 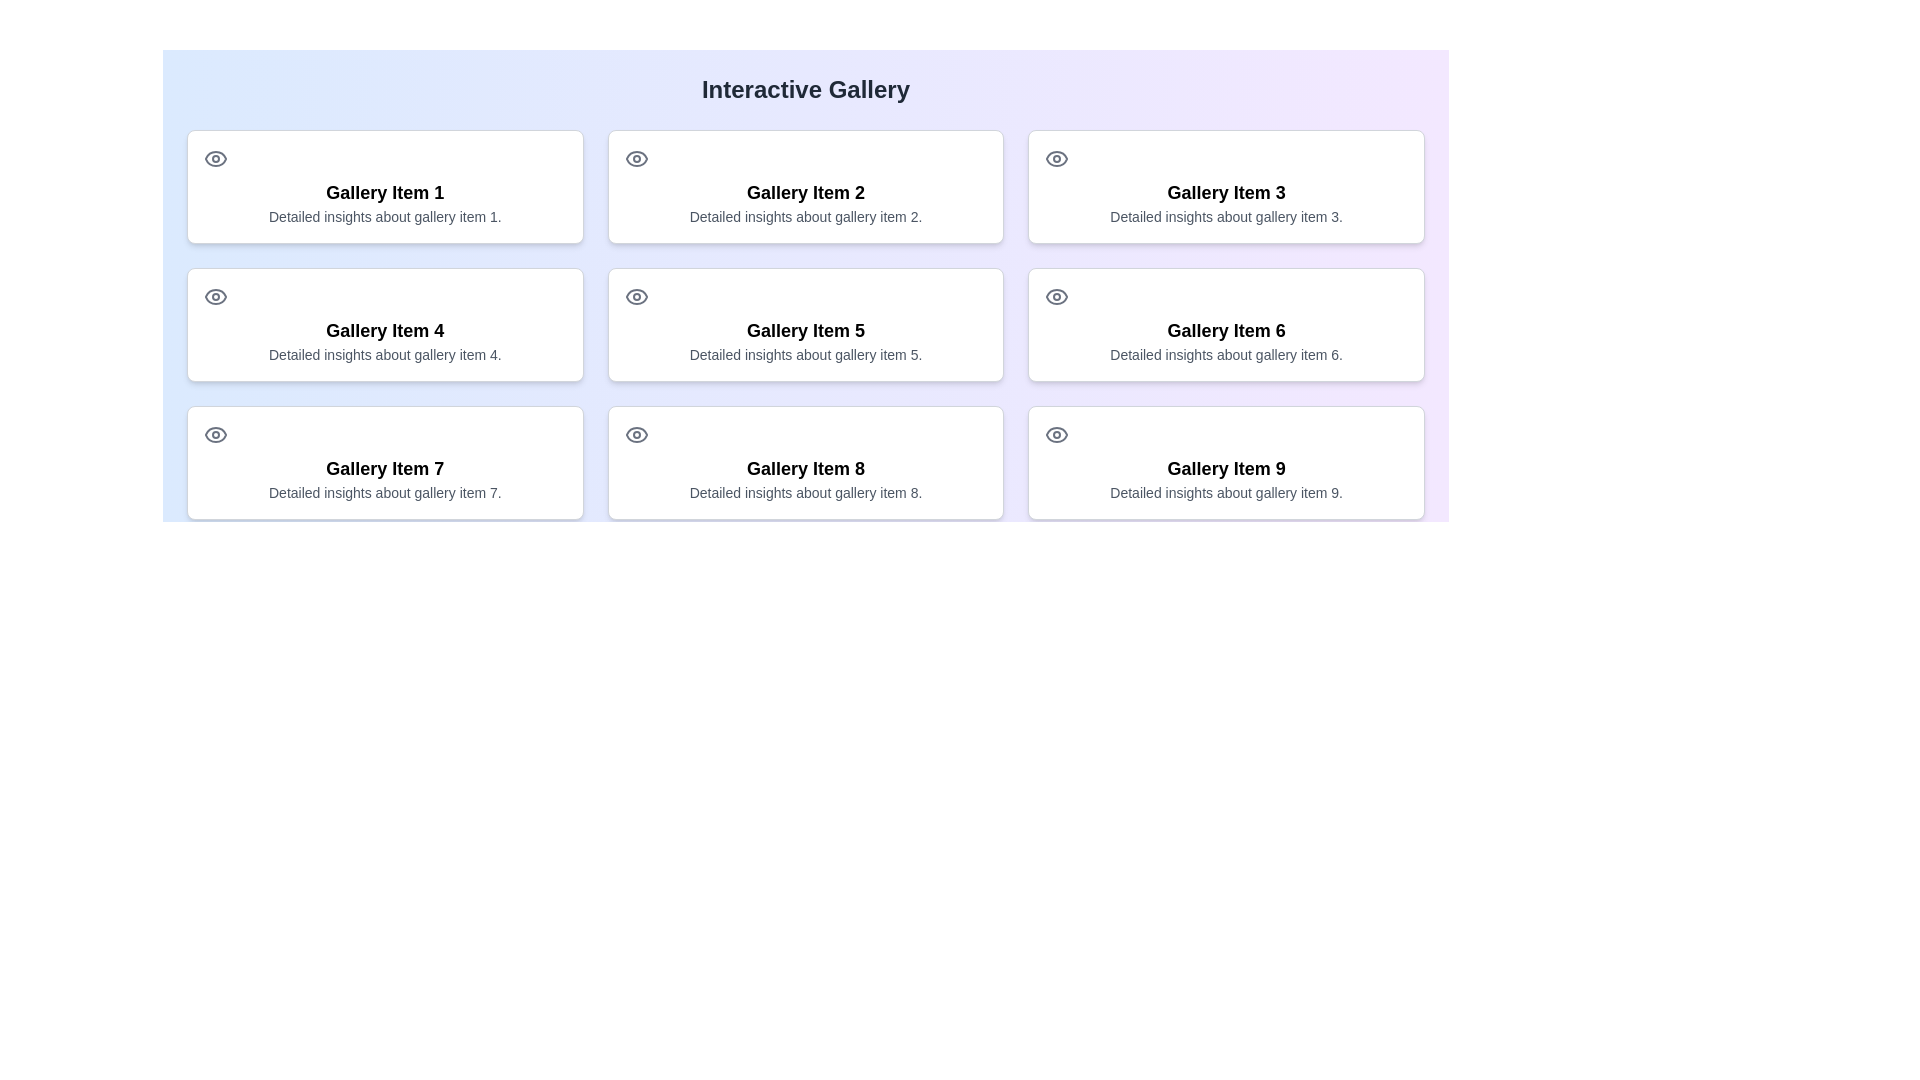 I want to click on title text of the gallery item represented in 'Gallery Item 8', located in the third row and second column of the interactive gallery grid layout, so click(x=806, y=469).